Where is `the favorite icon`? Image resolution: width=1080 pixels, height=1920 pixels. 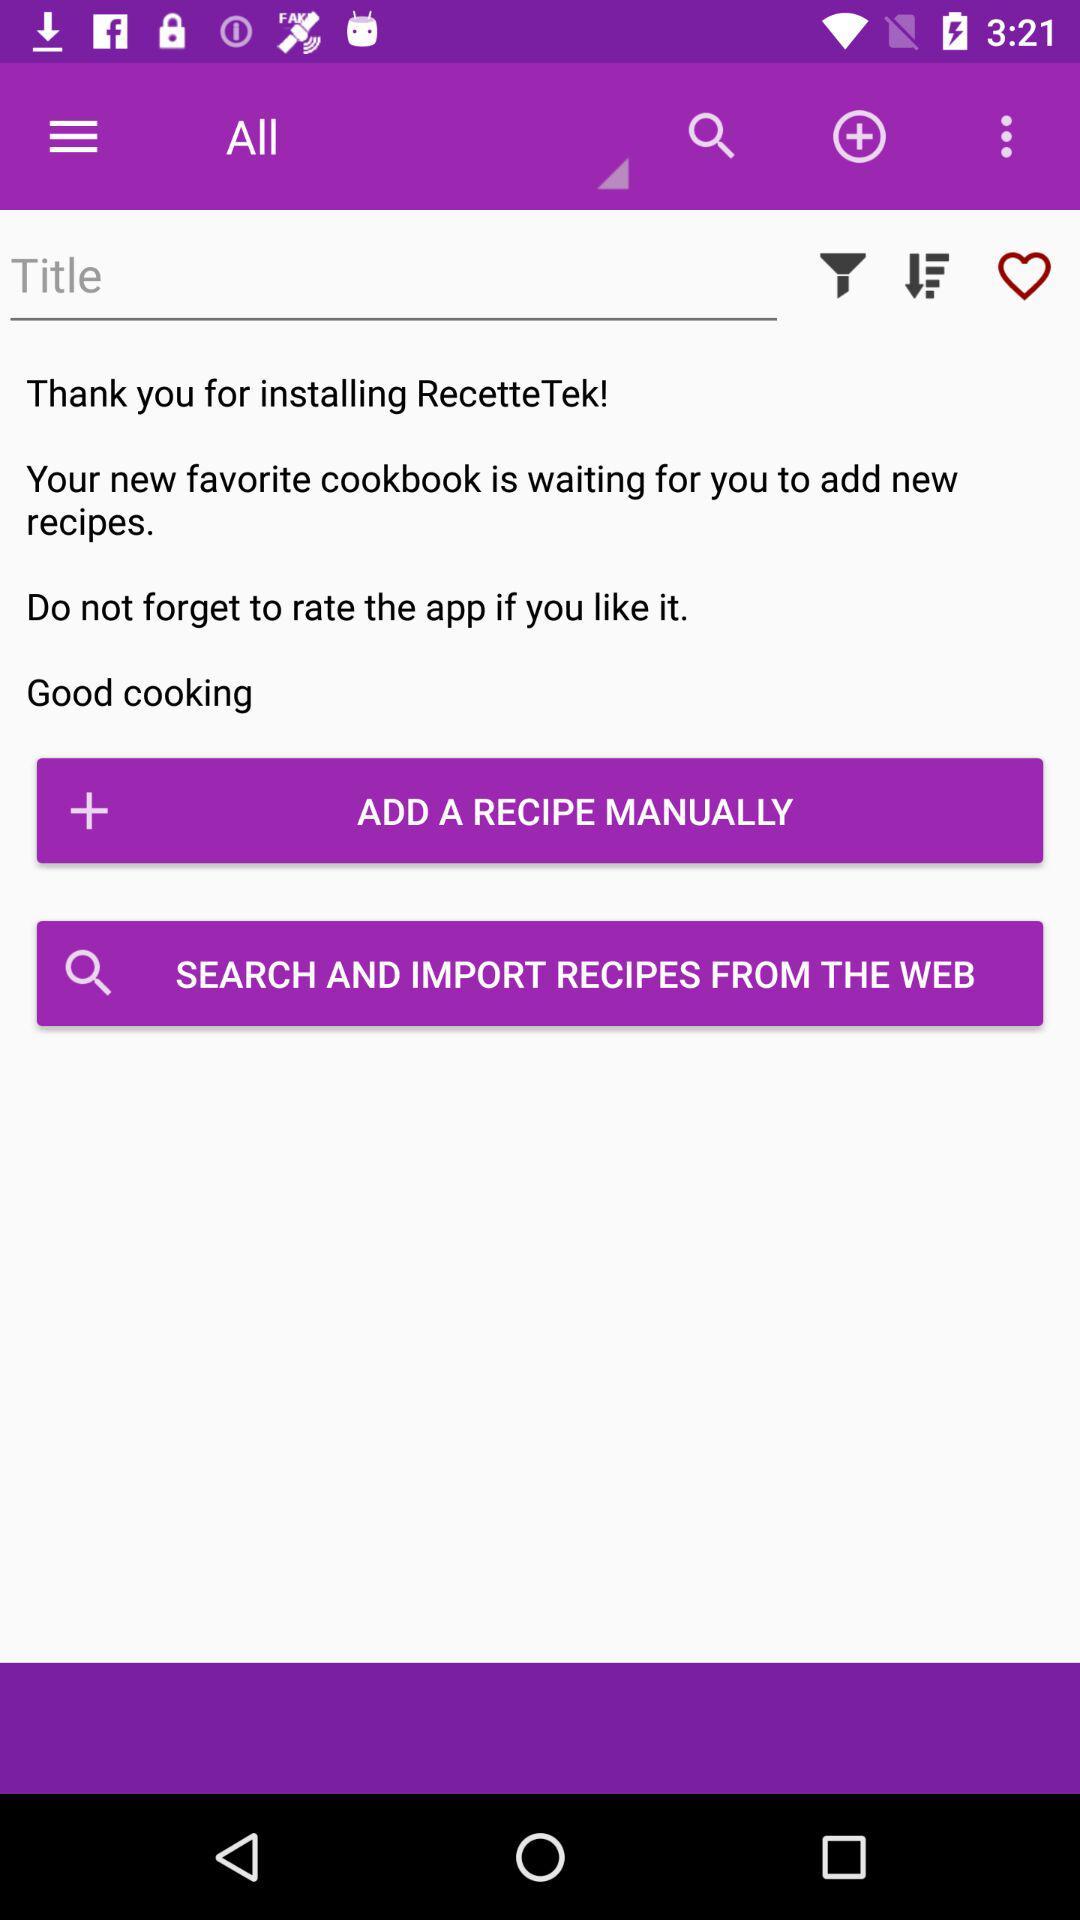
the favorite icon is located at coordinates (1024, 274).